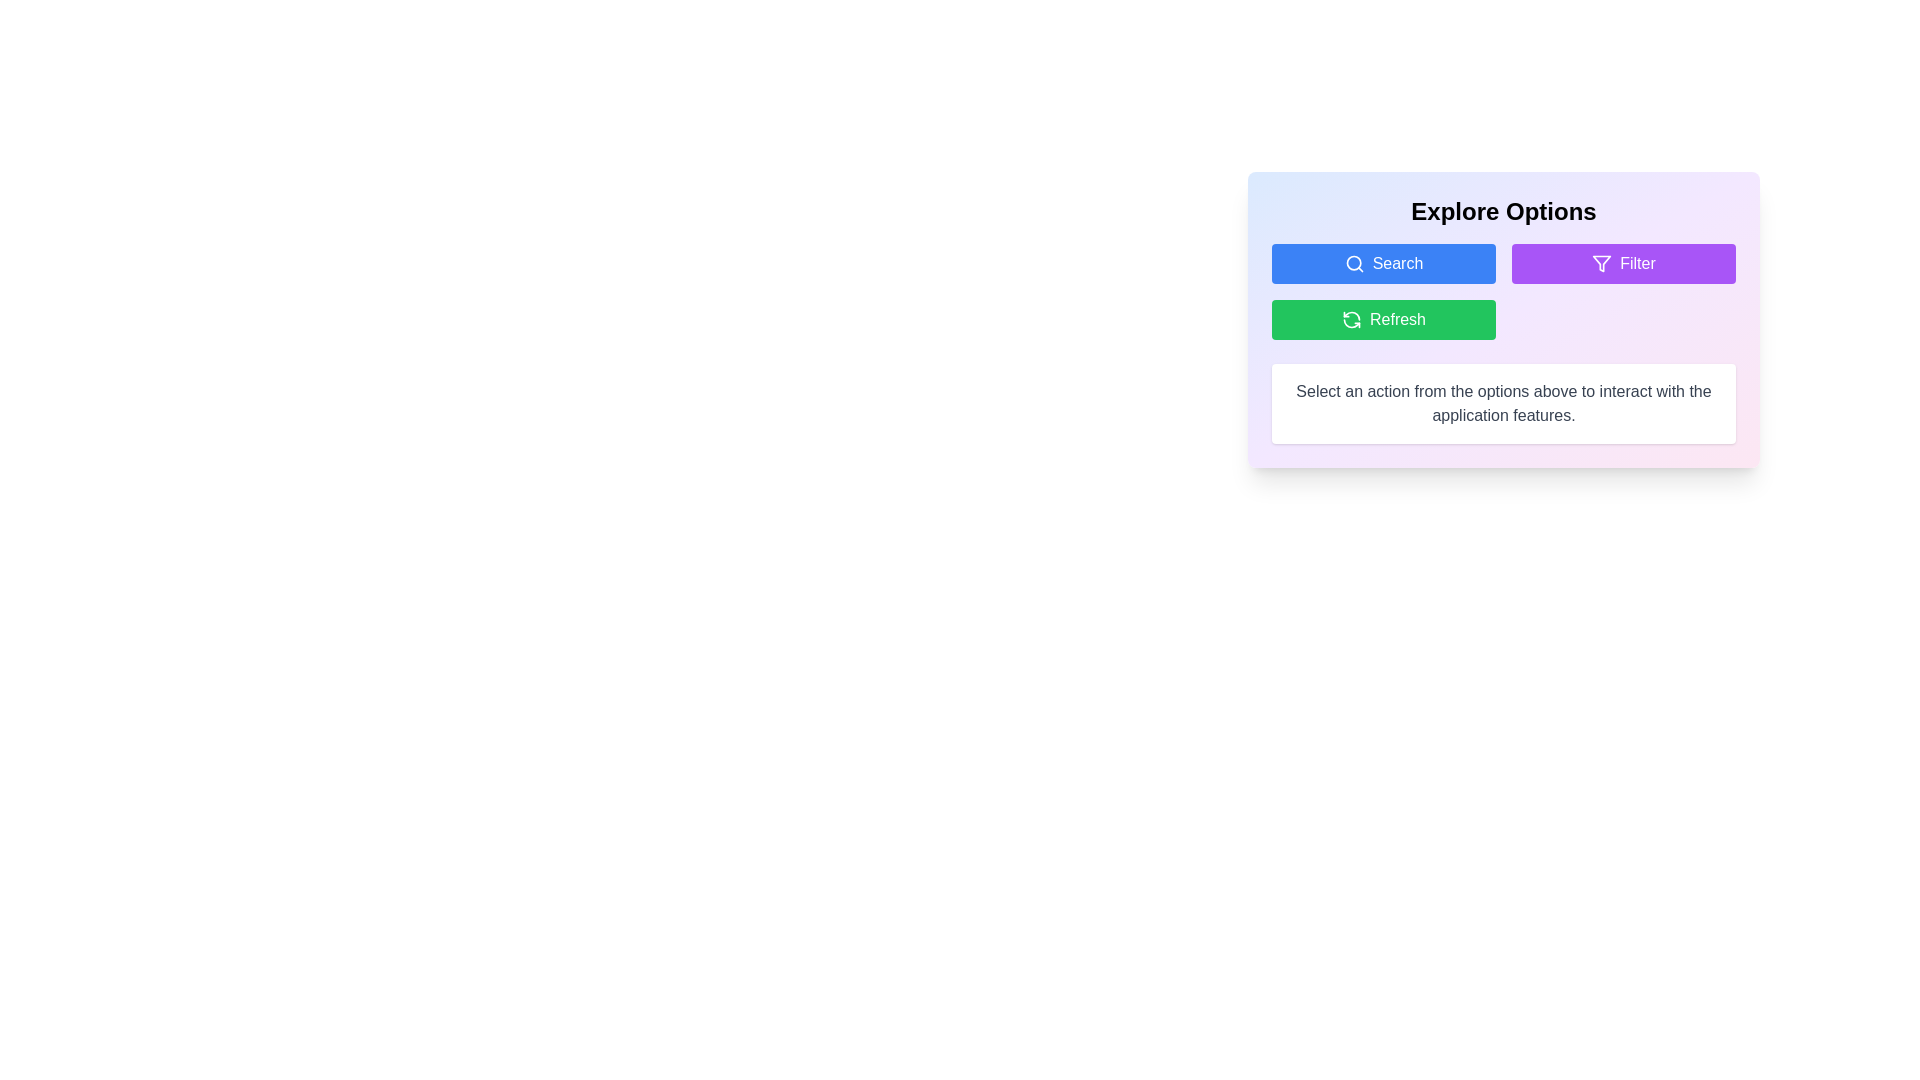 This screenshot has width=1920, height=1080. Describe the element at coordinates (1503, 319) in the screenshot. I see `the buttons in the interactive panel that has a gradient background, specifically to trigger their hover effects` at that location.